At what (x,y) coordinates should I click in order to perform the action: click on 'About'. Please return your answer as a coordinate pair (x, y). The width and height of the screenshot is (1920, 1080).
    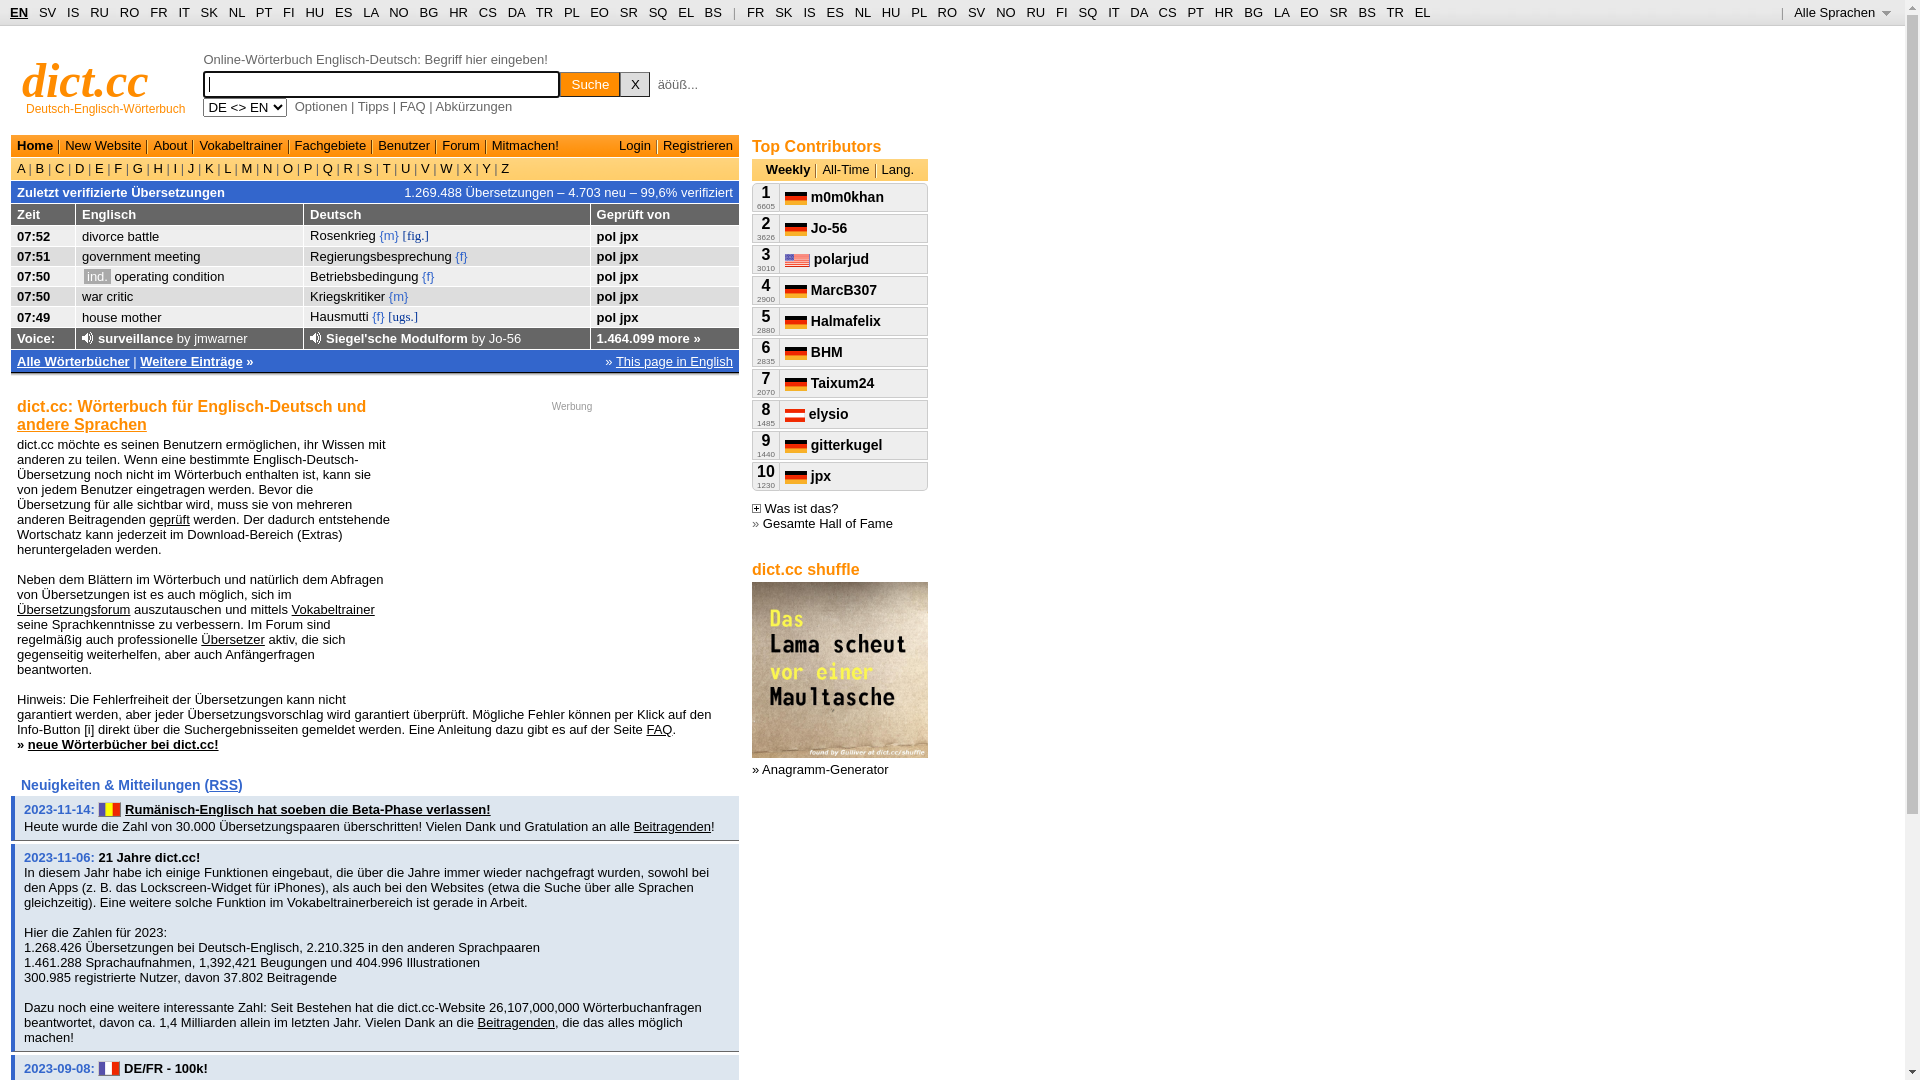
    Looking at the image, I should click on (169, 144).